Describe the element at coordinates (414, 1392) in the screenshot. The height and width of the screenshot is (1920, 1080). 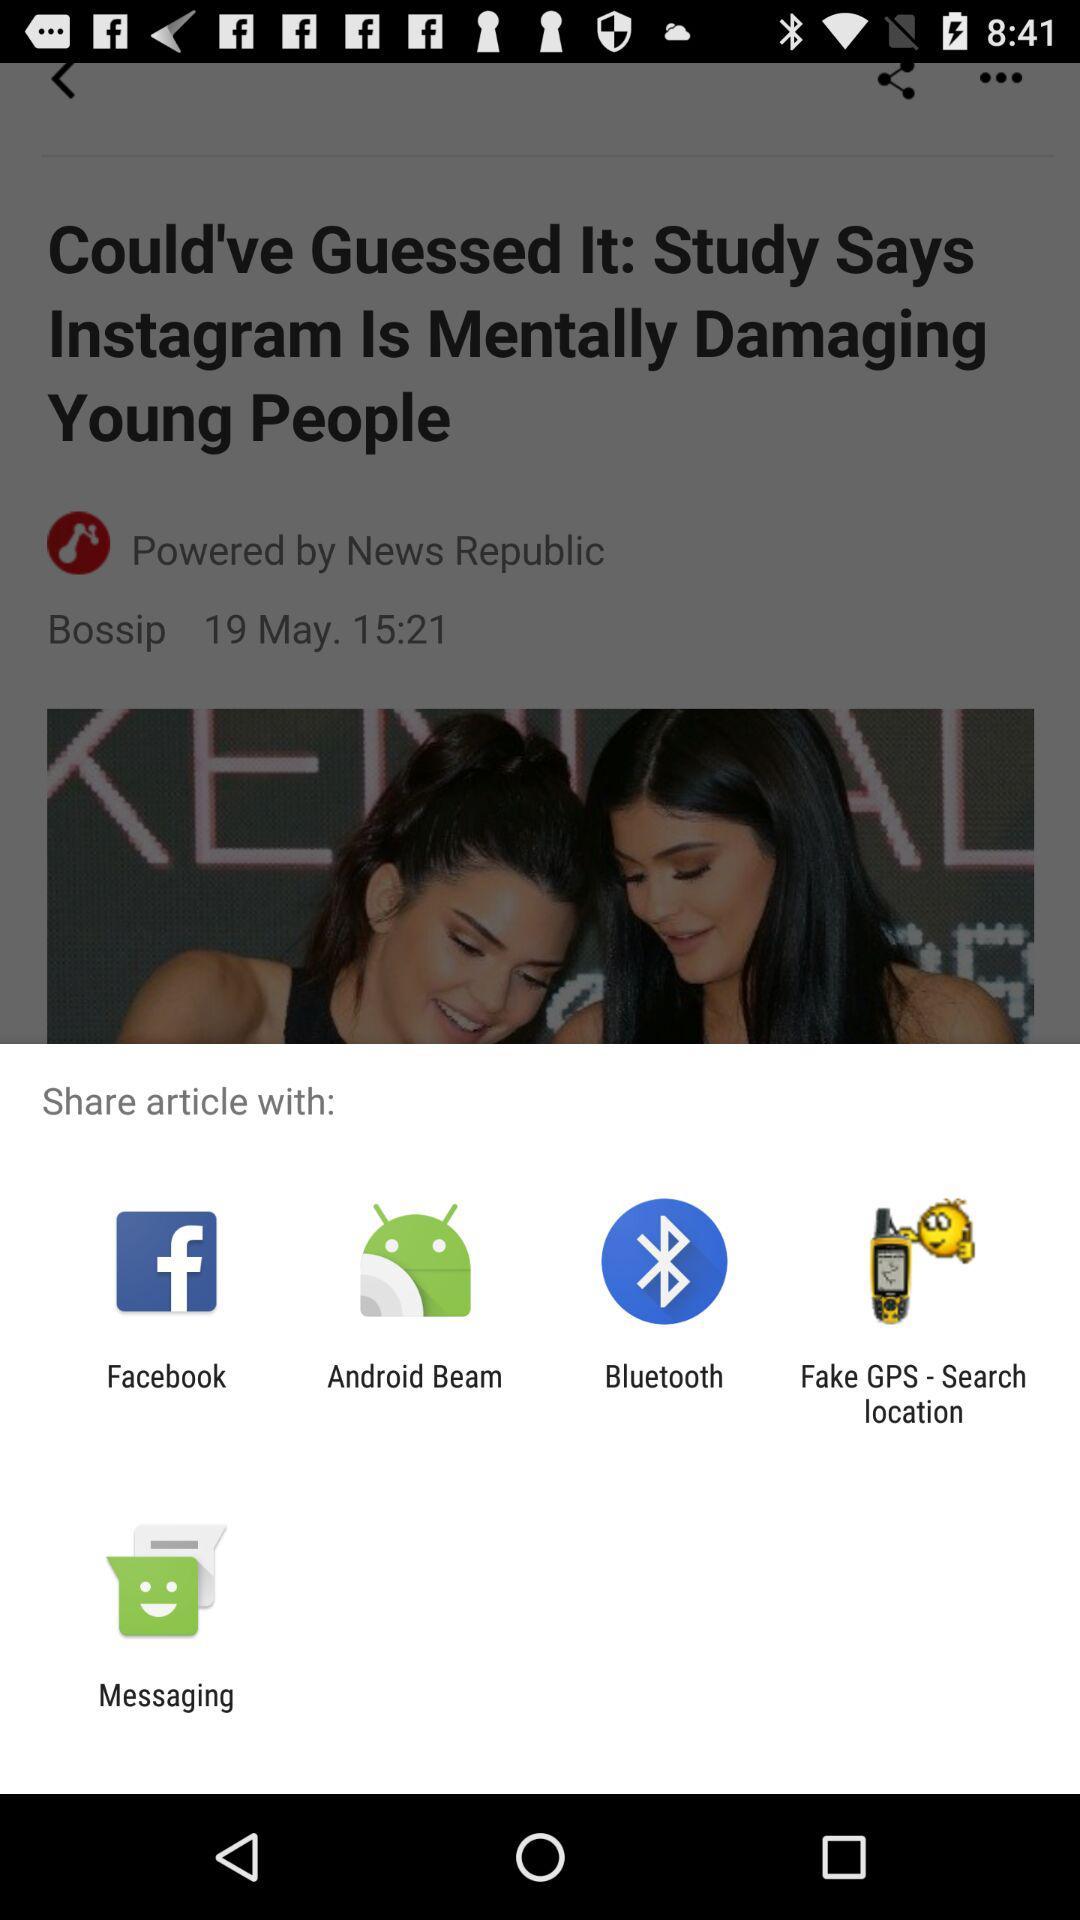
I see `the android beam item` at that location.